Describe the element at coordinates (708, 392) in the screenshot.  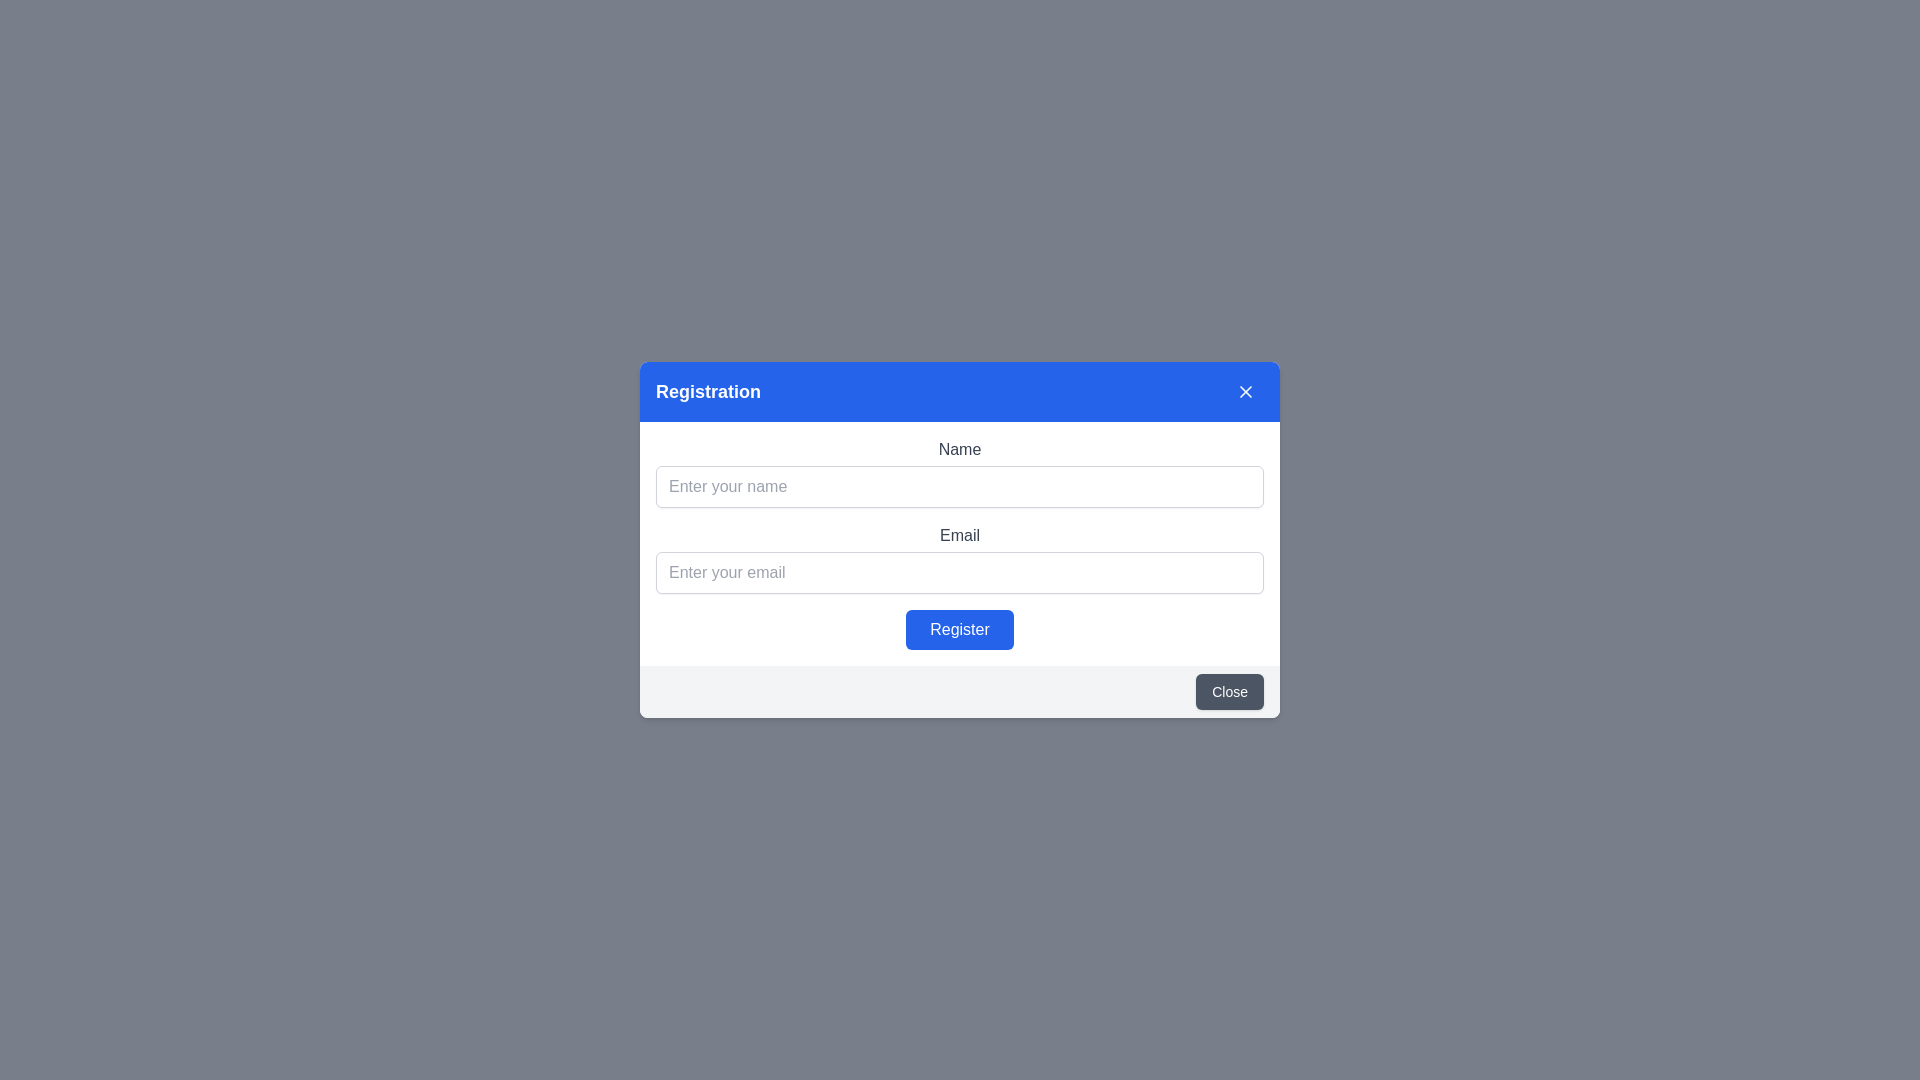
I see `the 'Registration' text label, which is a bold heading located at the top-left corner of the dialog box against a solid blue background` at that location.